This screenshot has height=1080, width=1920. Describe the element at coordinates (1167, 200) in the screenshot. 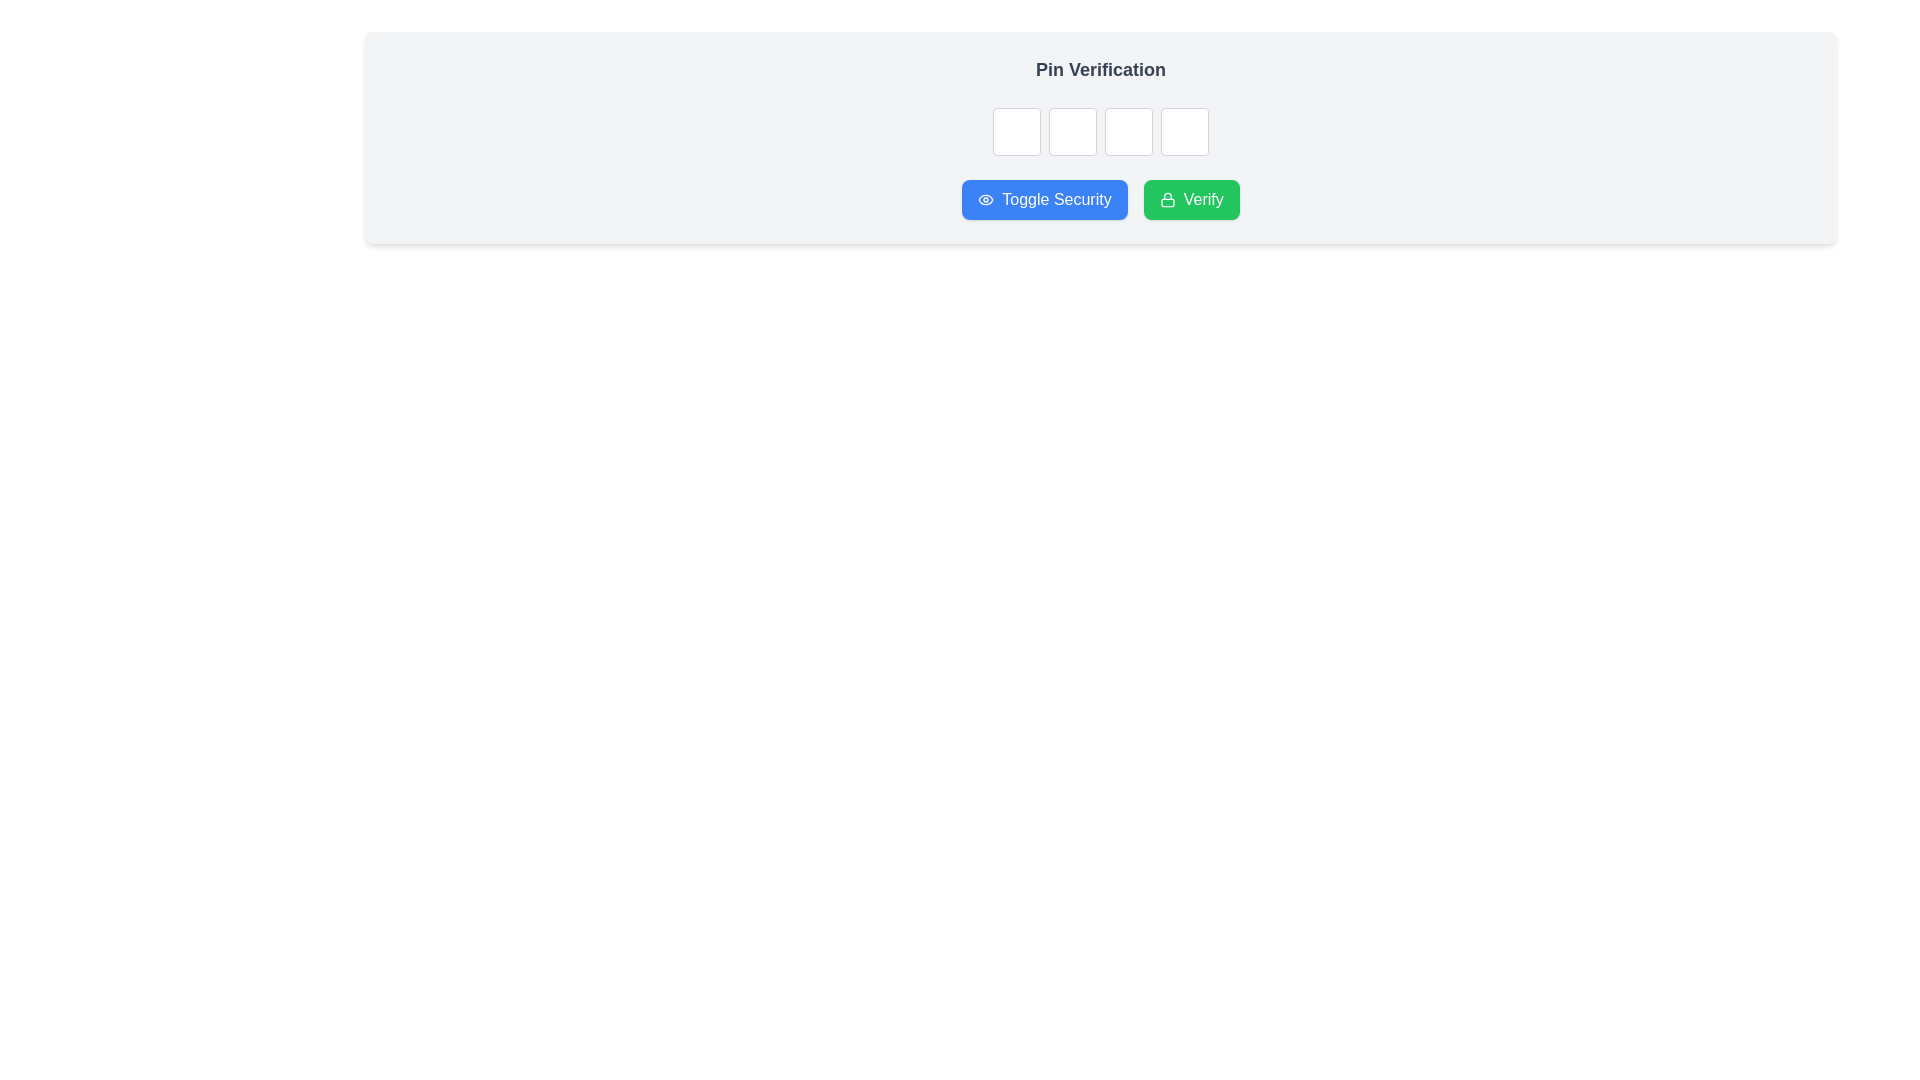

I see `the secure action icon located to the left of the 'Verify' text label in the 'Verify' button` at that location.